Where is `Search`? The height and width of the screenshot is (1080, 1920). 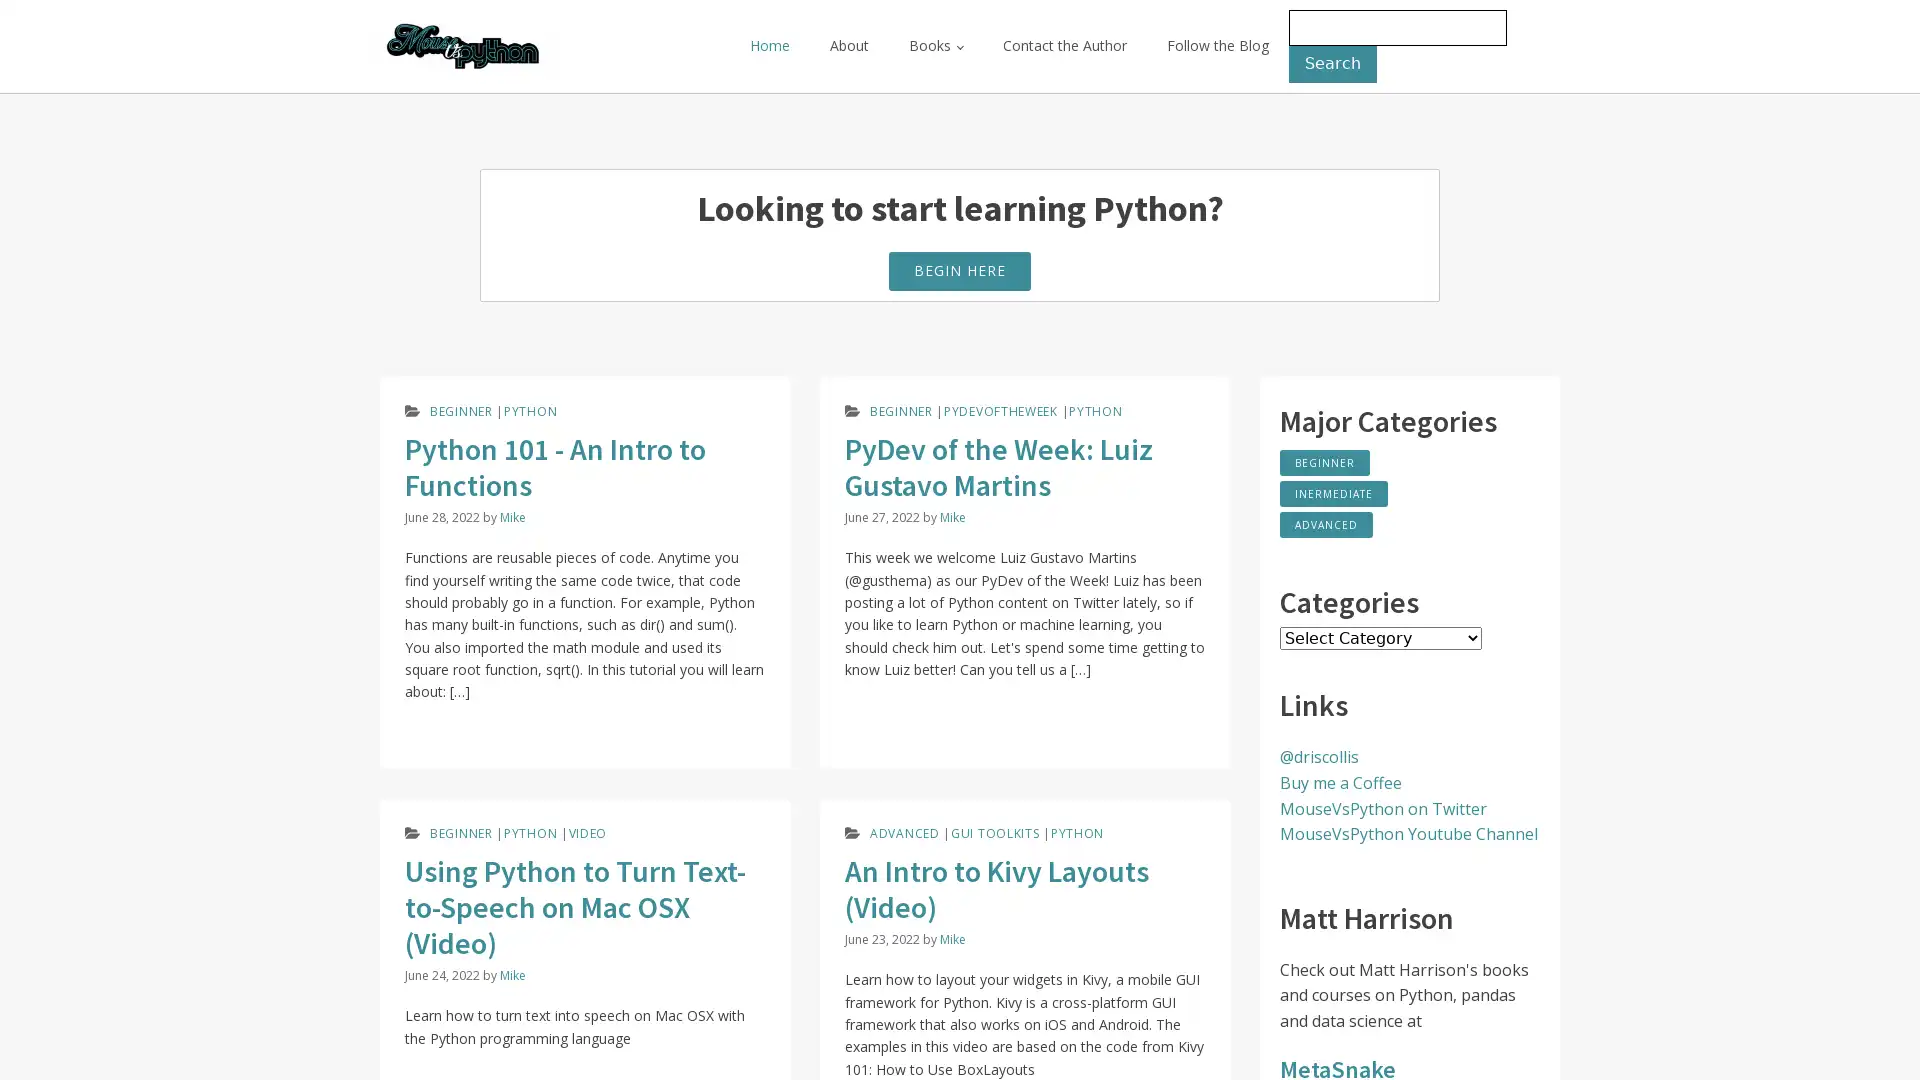
Search is located at coordinates (1333, 63).